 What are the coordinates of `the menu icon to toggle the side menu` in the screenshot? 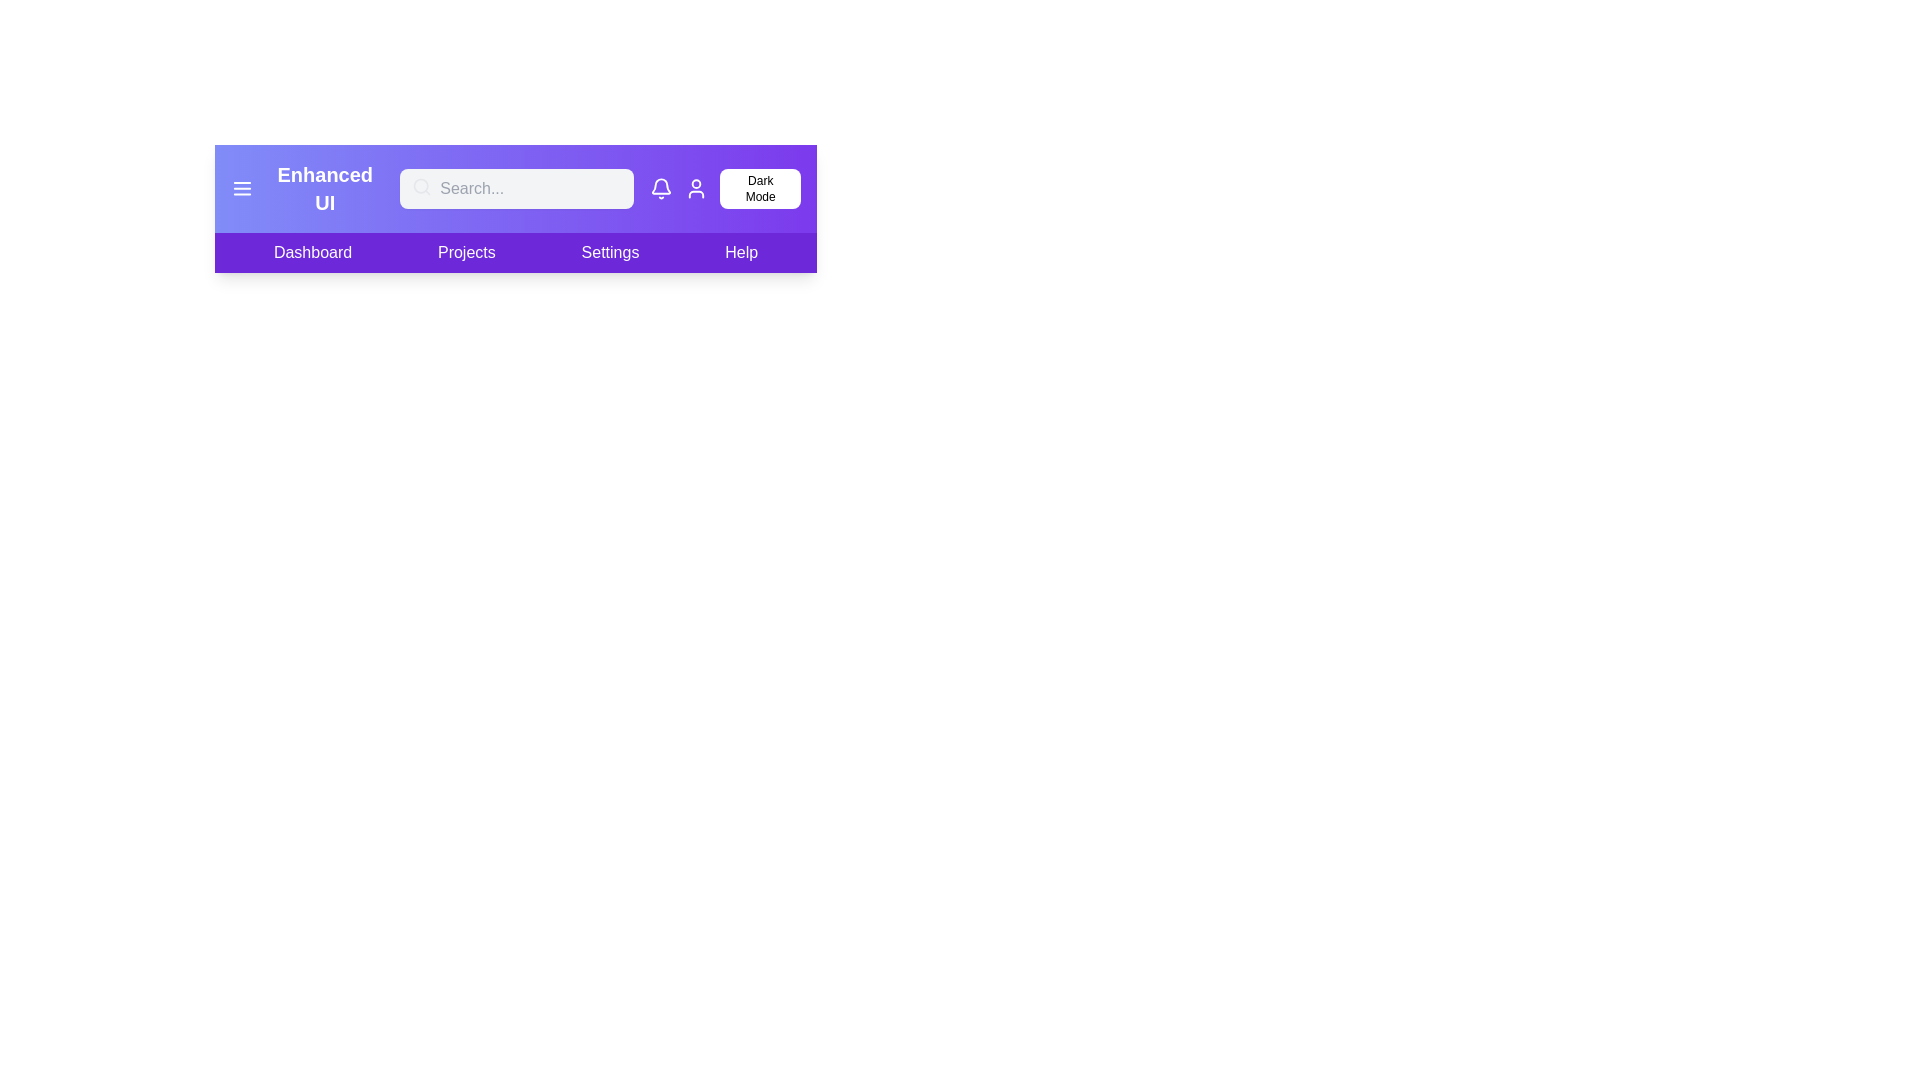 It's located at (240, 189).